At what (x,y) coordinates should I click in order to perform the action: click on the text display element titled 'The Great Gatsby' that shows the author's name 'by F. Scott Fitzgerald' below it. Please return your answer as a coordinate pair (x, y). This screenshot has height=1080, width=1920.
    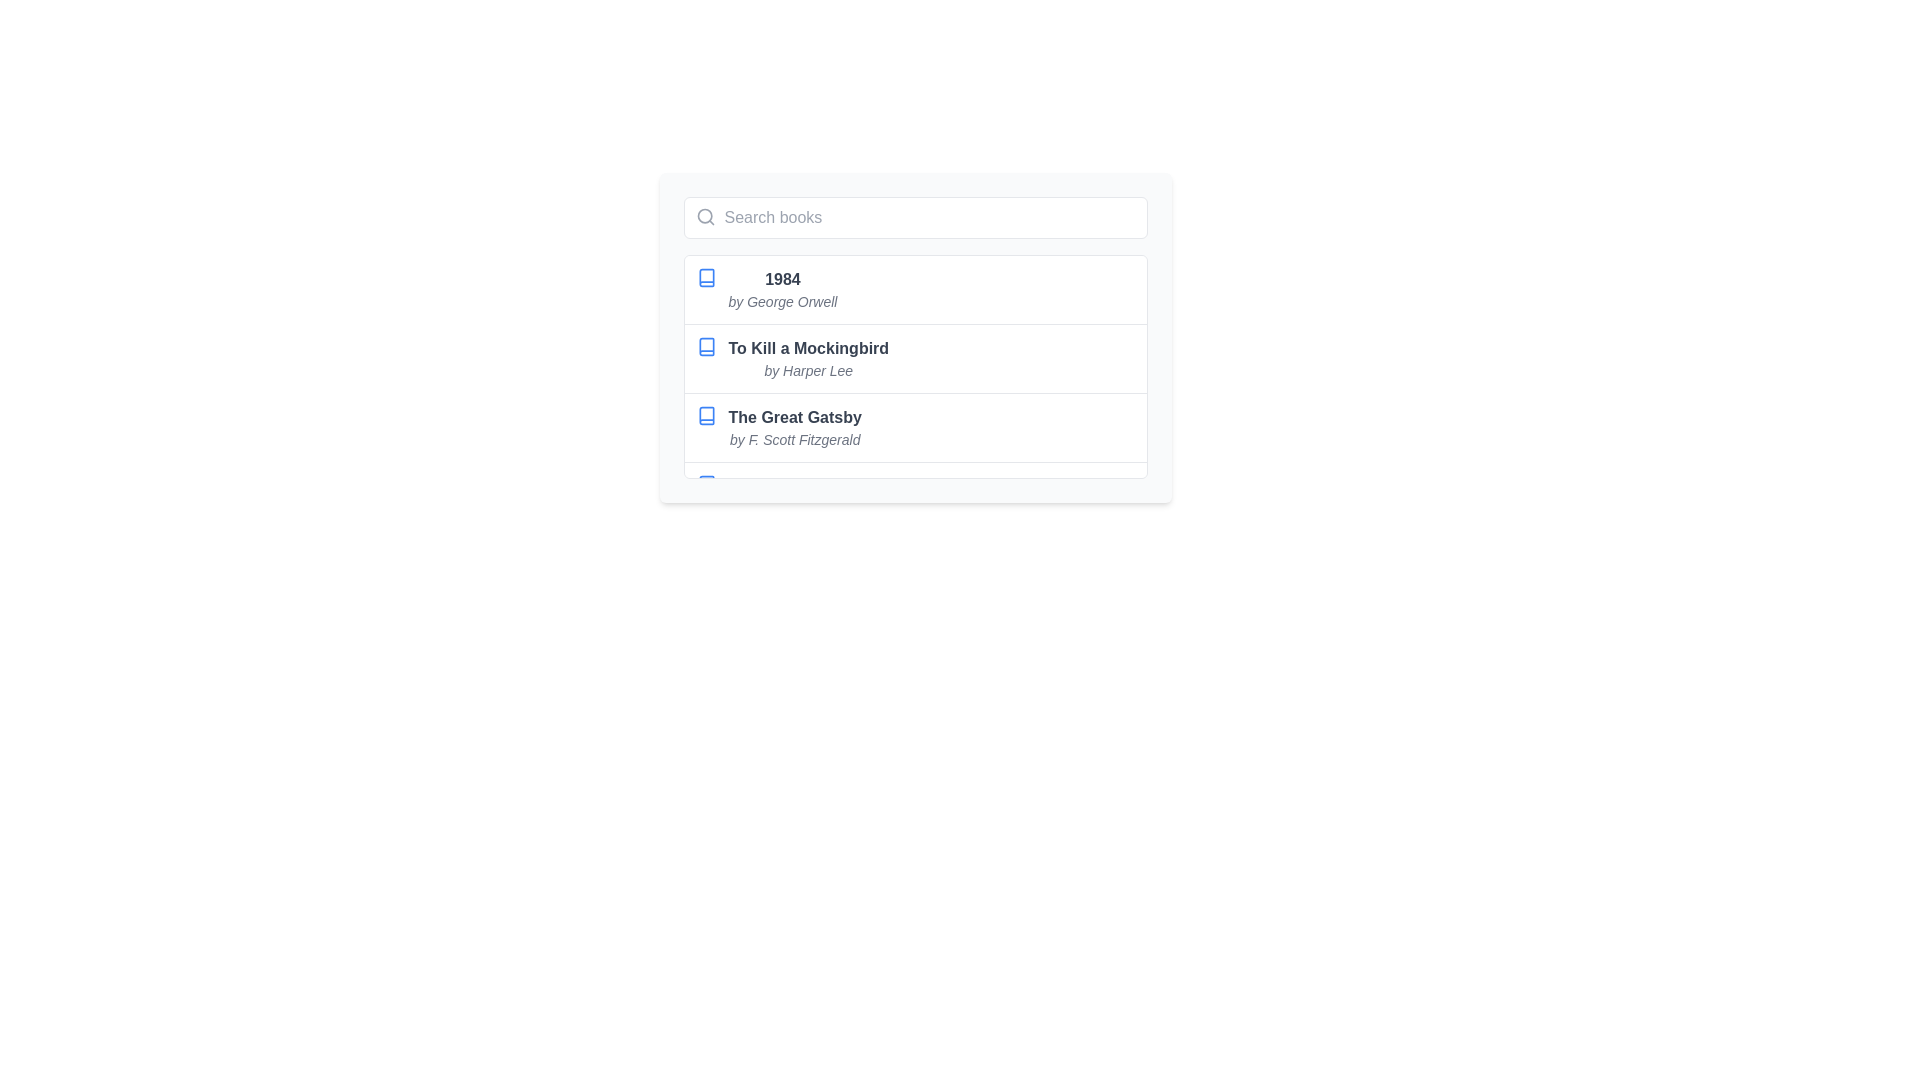
    Looking at the image, I should click on (794, 427).